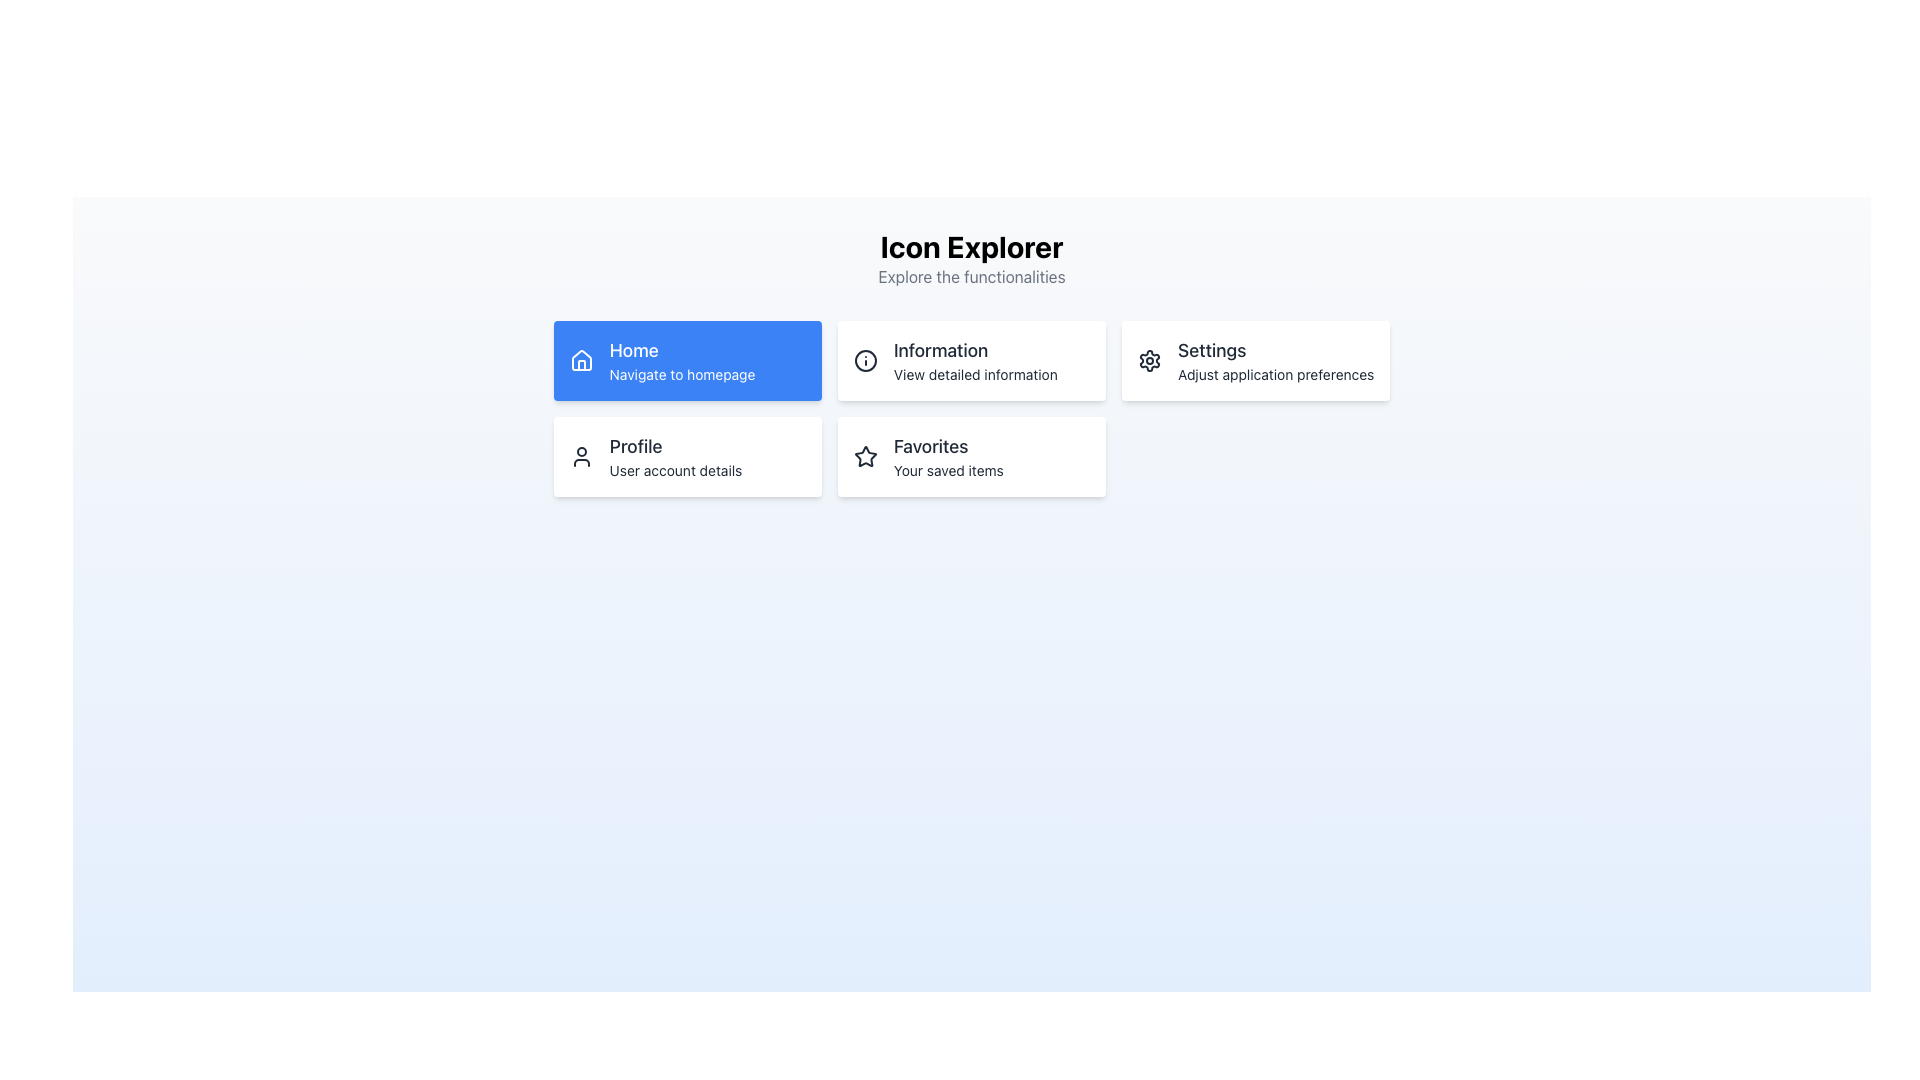  I want to click on the icon located on the leftmost side of the 'Information' card in the second row, so click(865, 361).